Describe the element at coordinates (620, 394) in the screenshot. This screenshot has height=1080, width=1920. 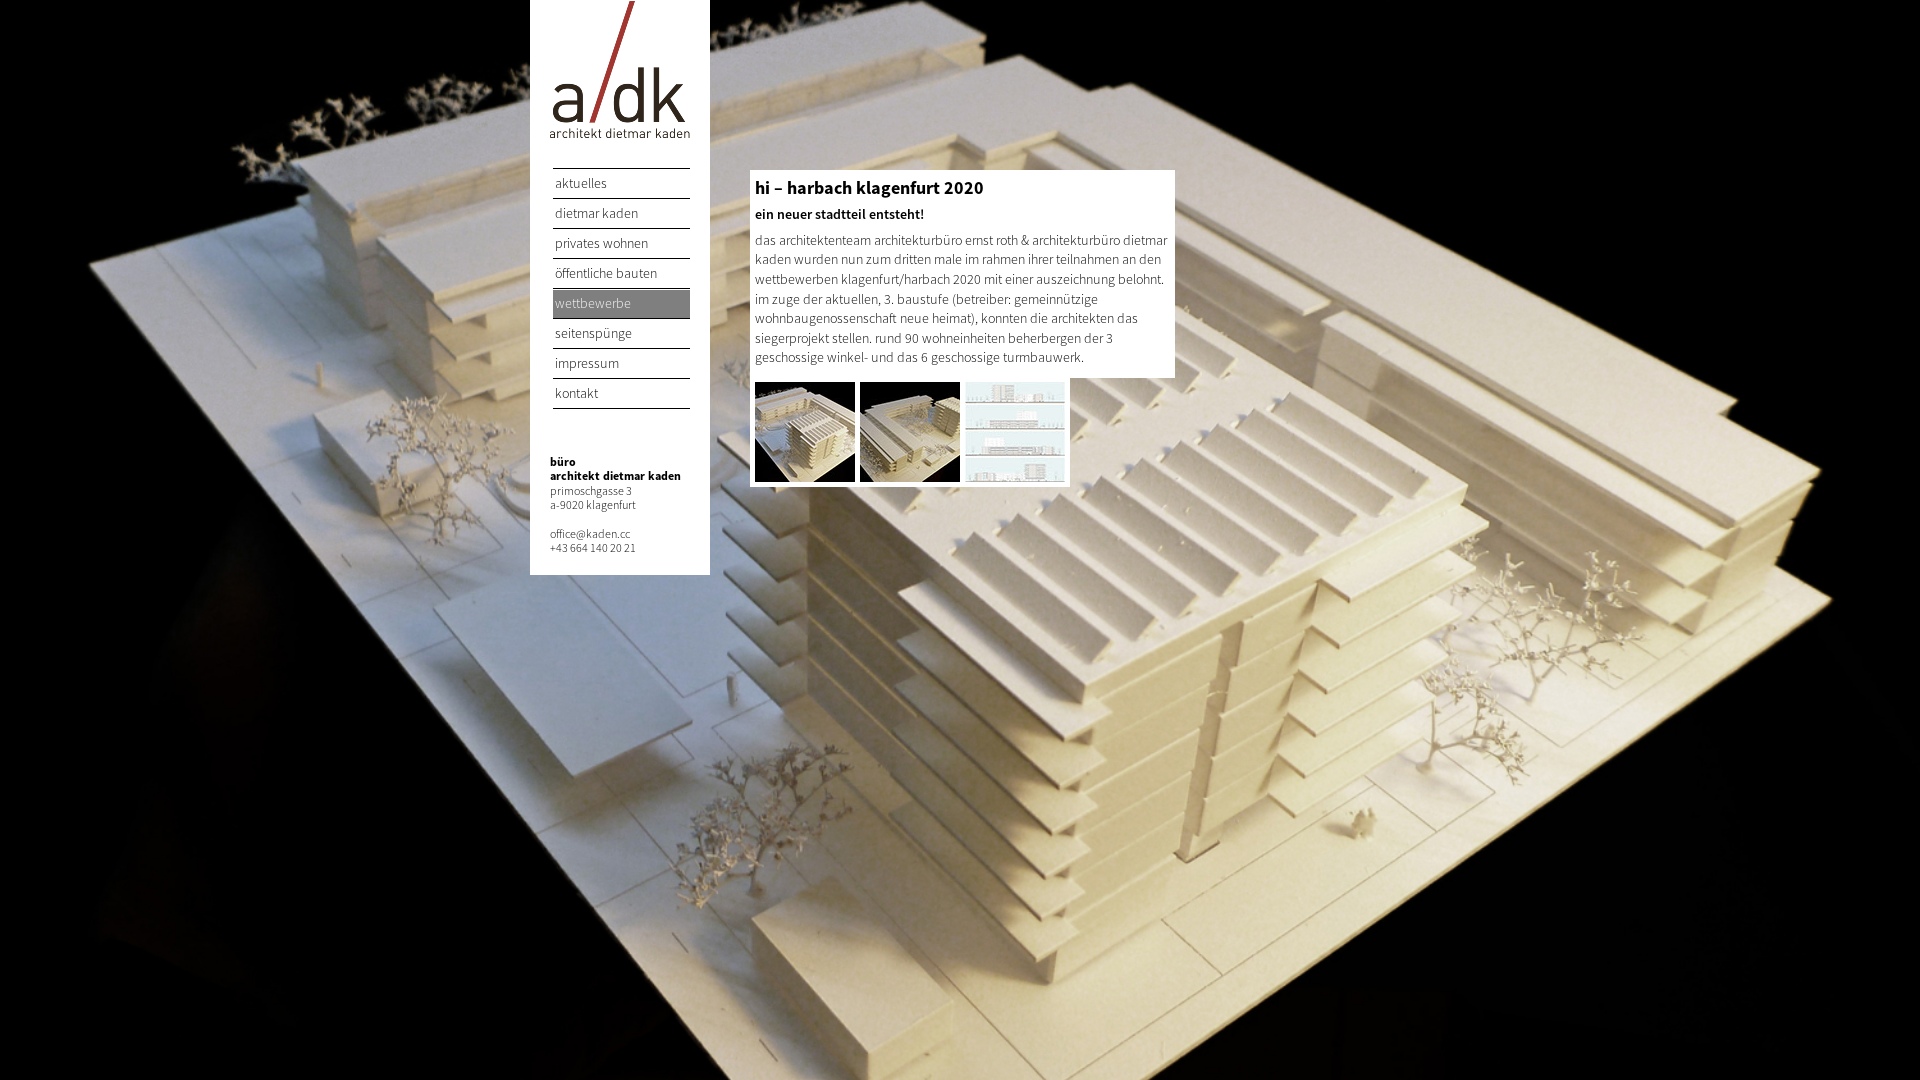
I see `'kontakt'` at that location.